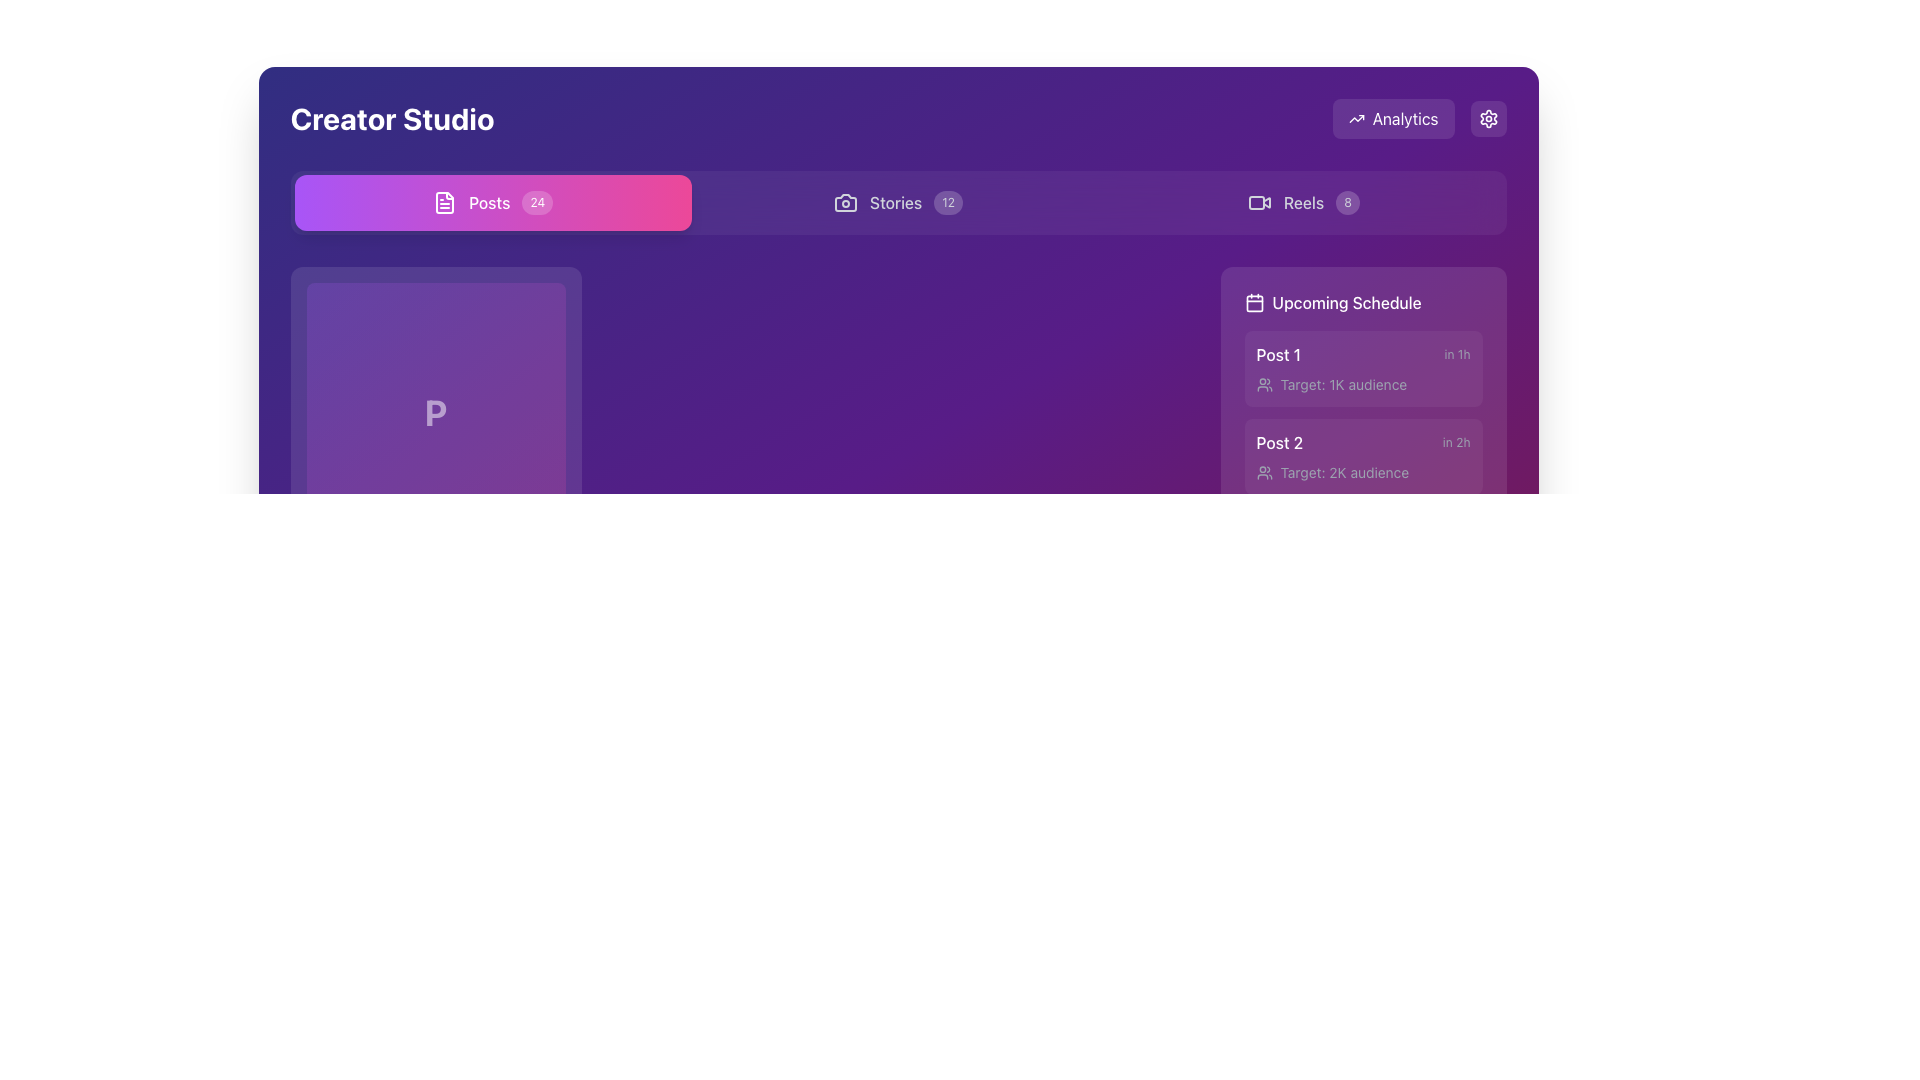 The image size is (1920, 1080). Describe the element at coordinates (1344, 473) in the screenshot. I see `text from the Text Label indicating the target audience size for the second item in the 'Upcoming Schedule' section, following the first item labeled 'Target: 1K audience'` at that location.